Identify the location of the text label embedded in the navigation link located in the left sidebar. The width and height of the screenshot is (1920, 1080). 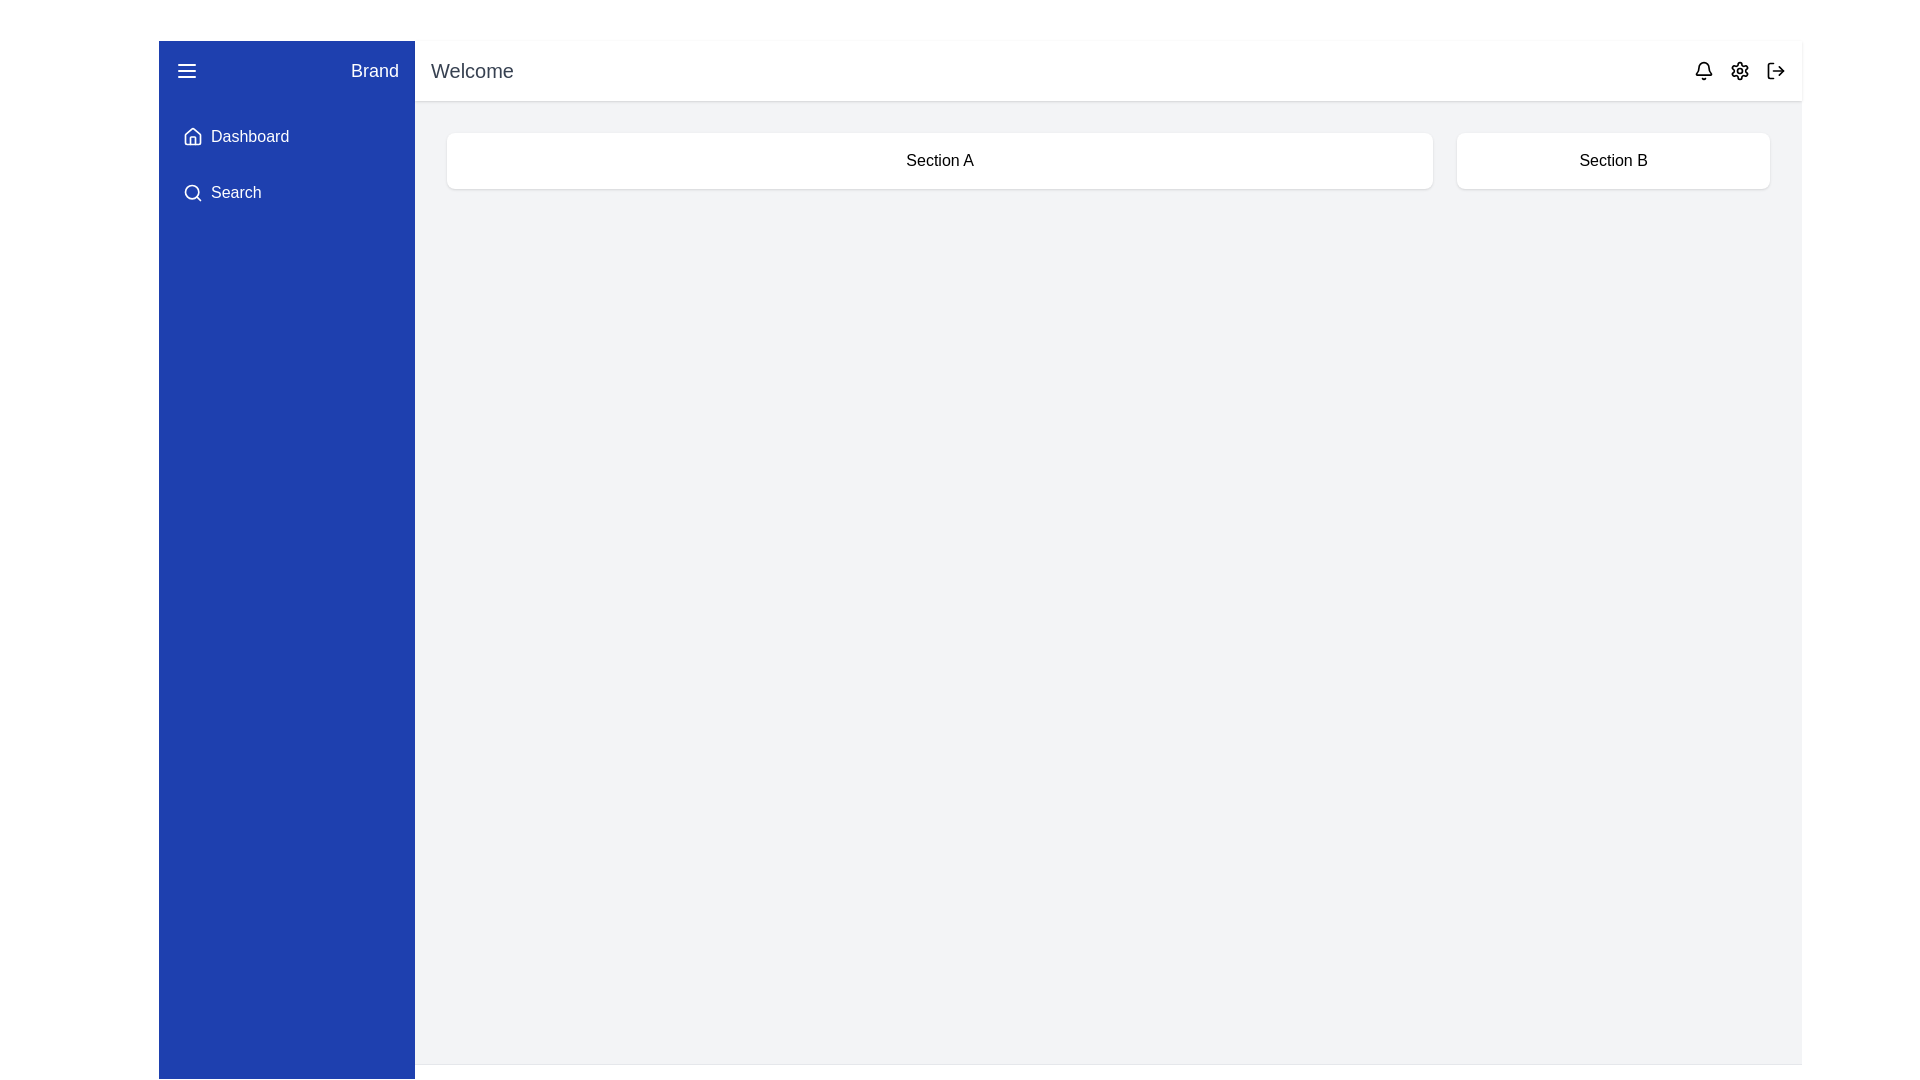
(236, 192).